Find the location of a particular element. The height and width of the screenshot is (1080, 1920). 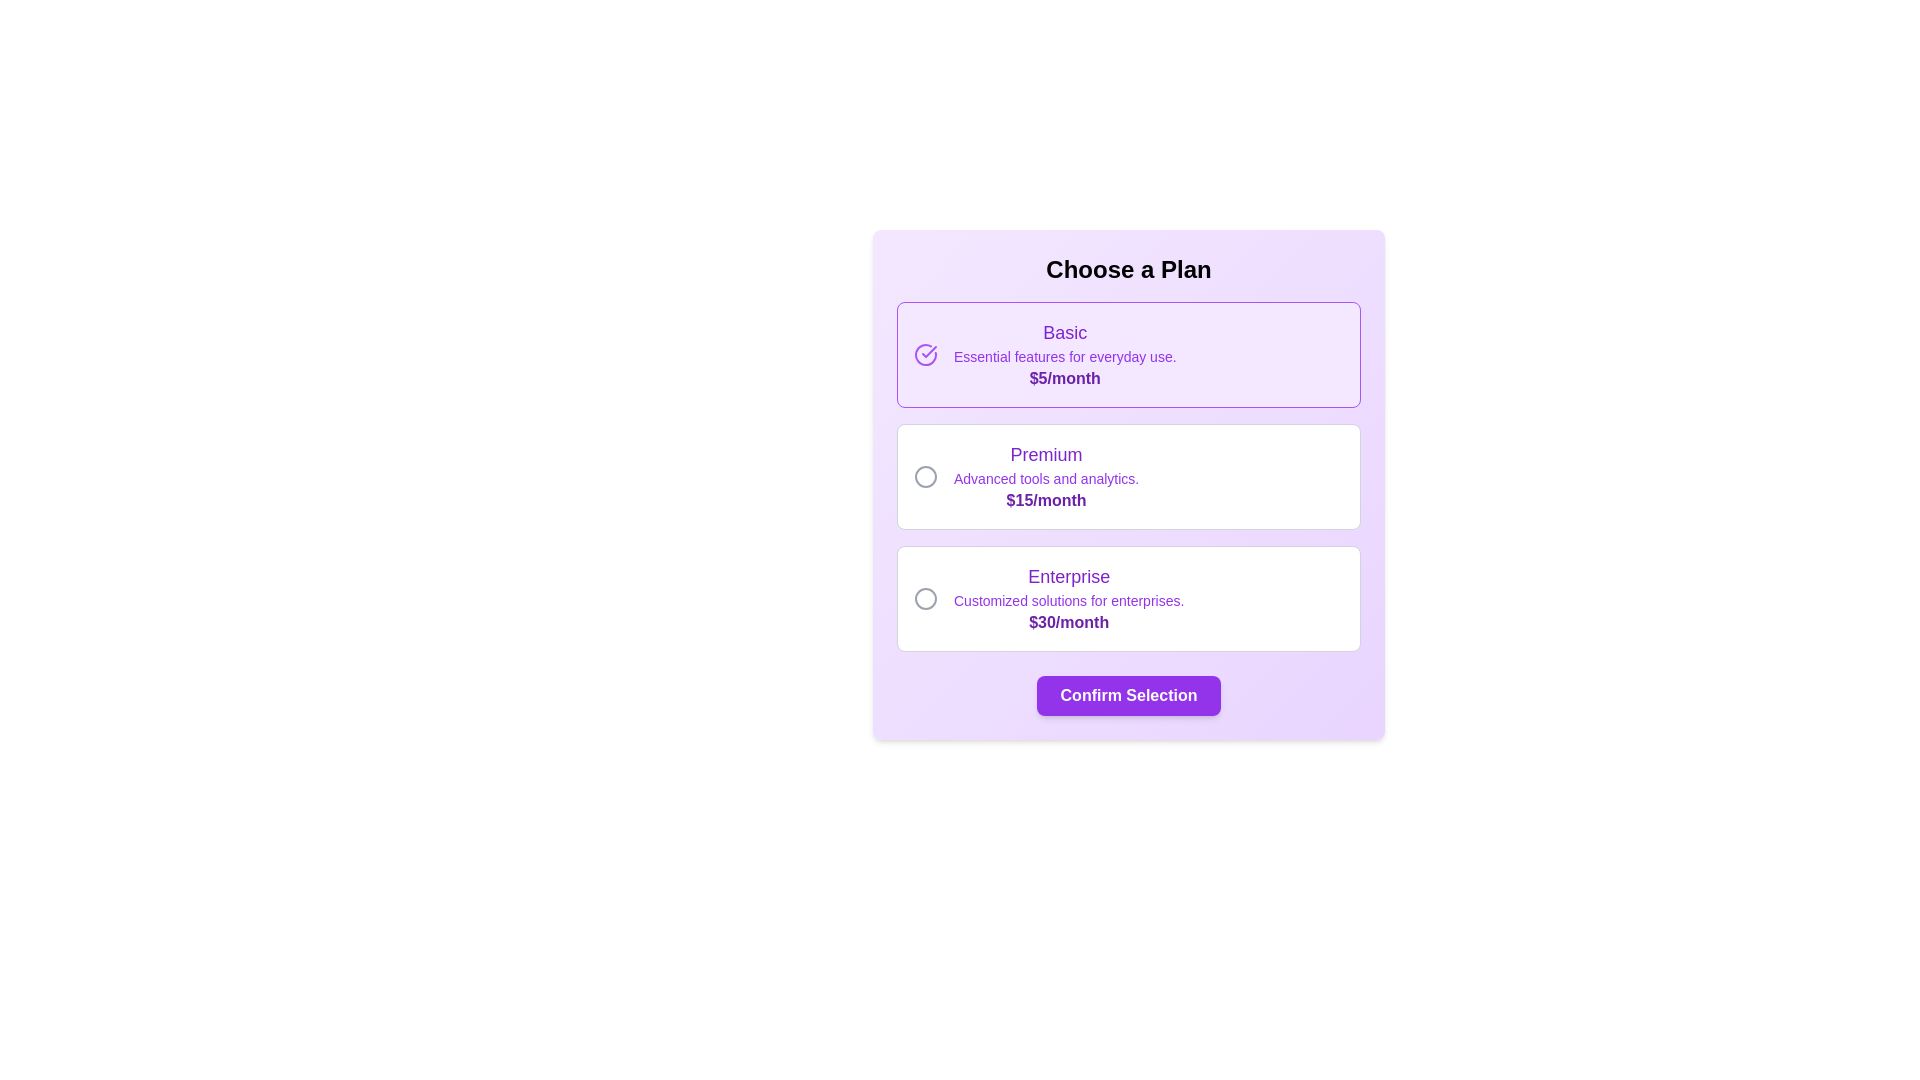

the 'Premium' subscription plan card, which is the second item in a vertical list of subscription options is located at coordinates (1128, 477).